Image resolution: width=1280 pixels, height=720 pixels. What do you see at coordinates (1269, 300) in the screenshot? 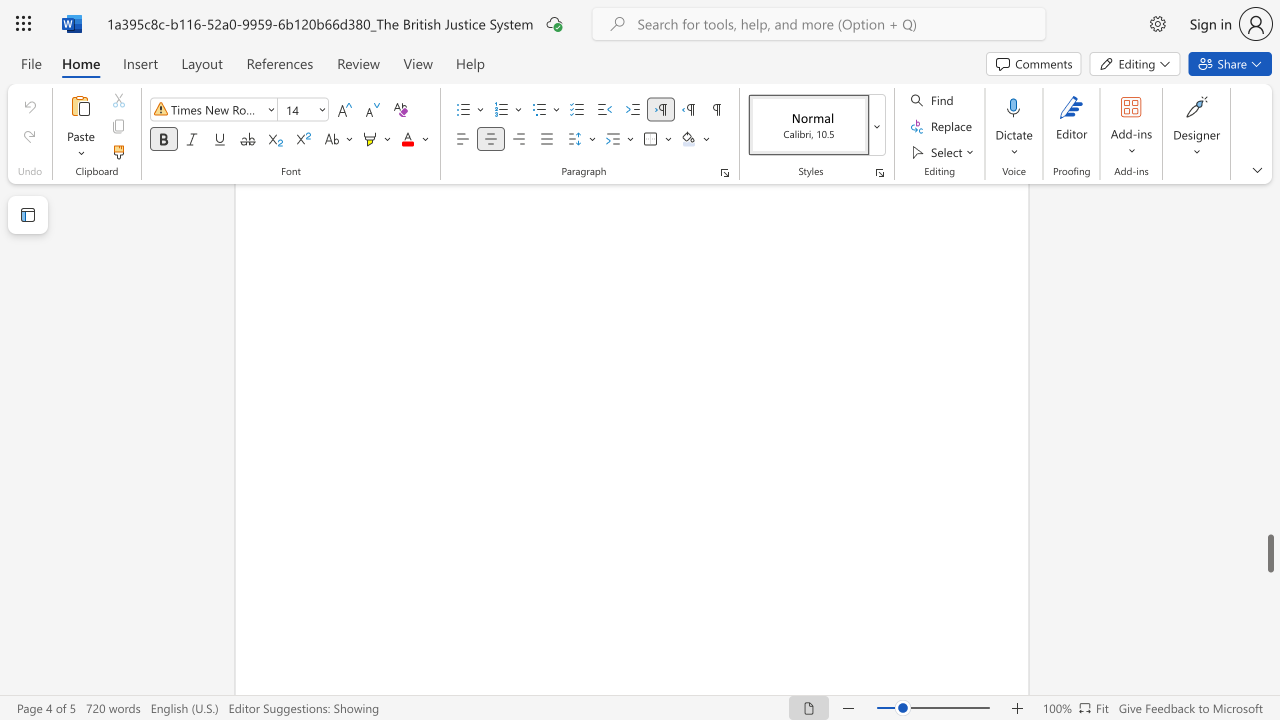
I see `the scrollbar on the side` at bounding box center [1269, 300].